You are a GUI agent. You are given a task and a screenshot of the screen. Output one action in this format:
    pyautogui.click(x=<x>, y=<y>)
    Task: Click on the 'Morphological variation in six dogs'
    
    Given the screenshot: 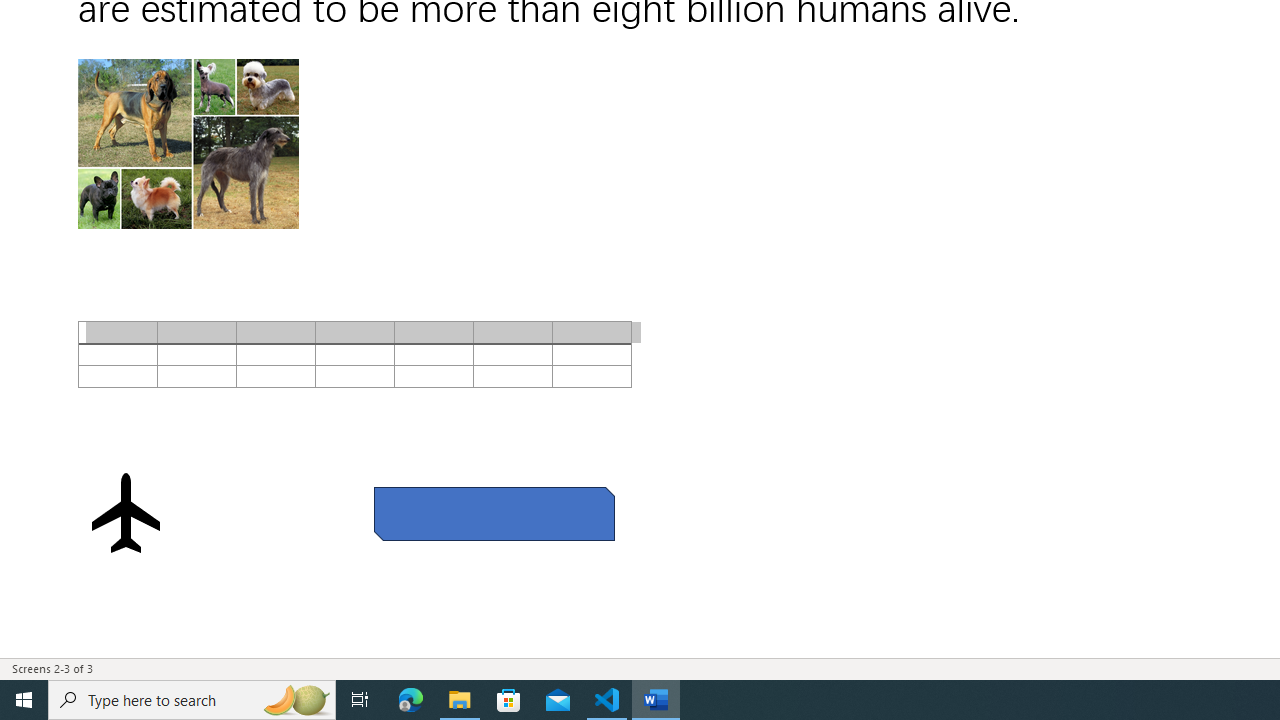 What is the action you would take?
    pyautogui.click(x=188, y=143)
    